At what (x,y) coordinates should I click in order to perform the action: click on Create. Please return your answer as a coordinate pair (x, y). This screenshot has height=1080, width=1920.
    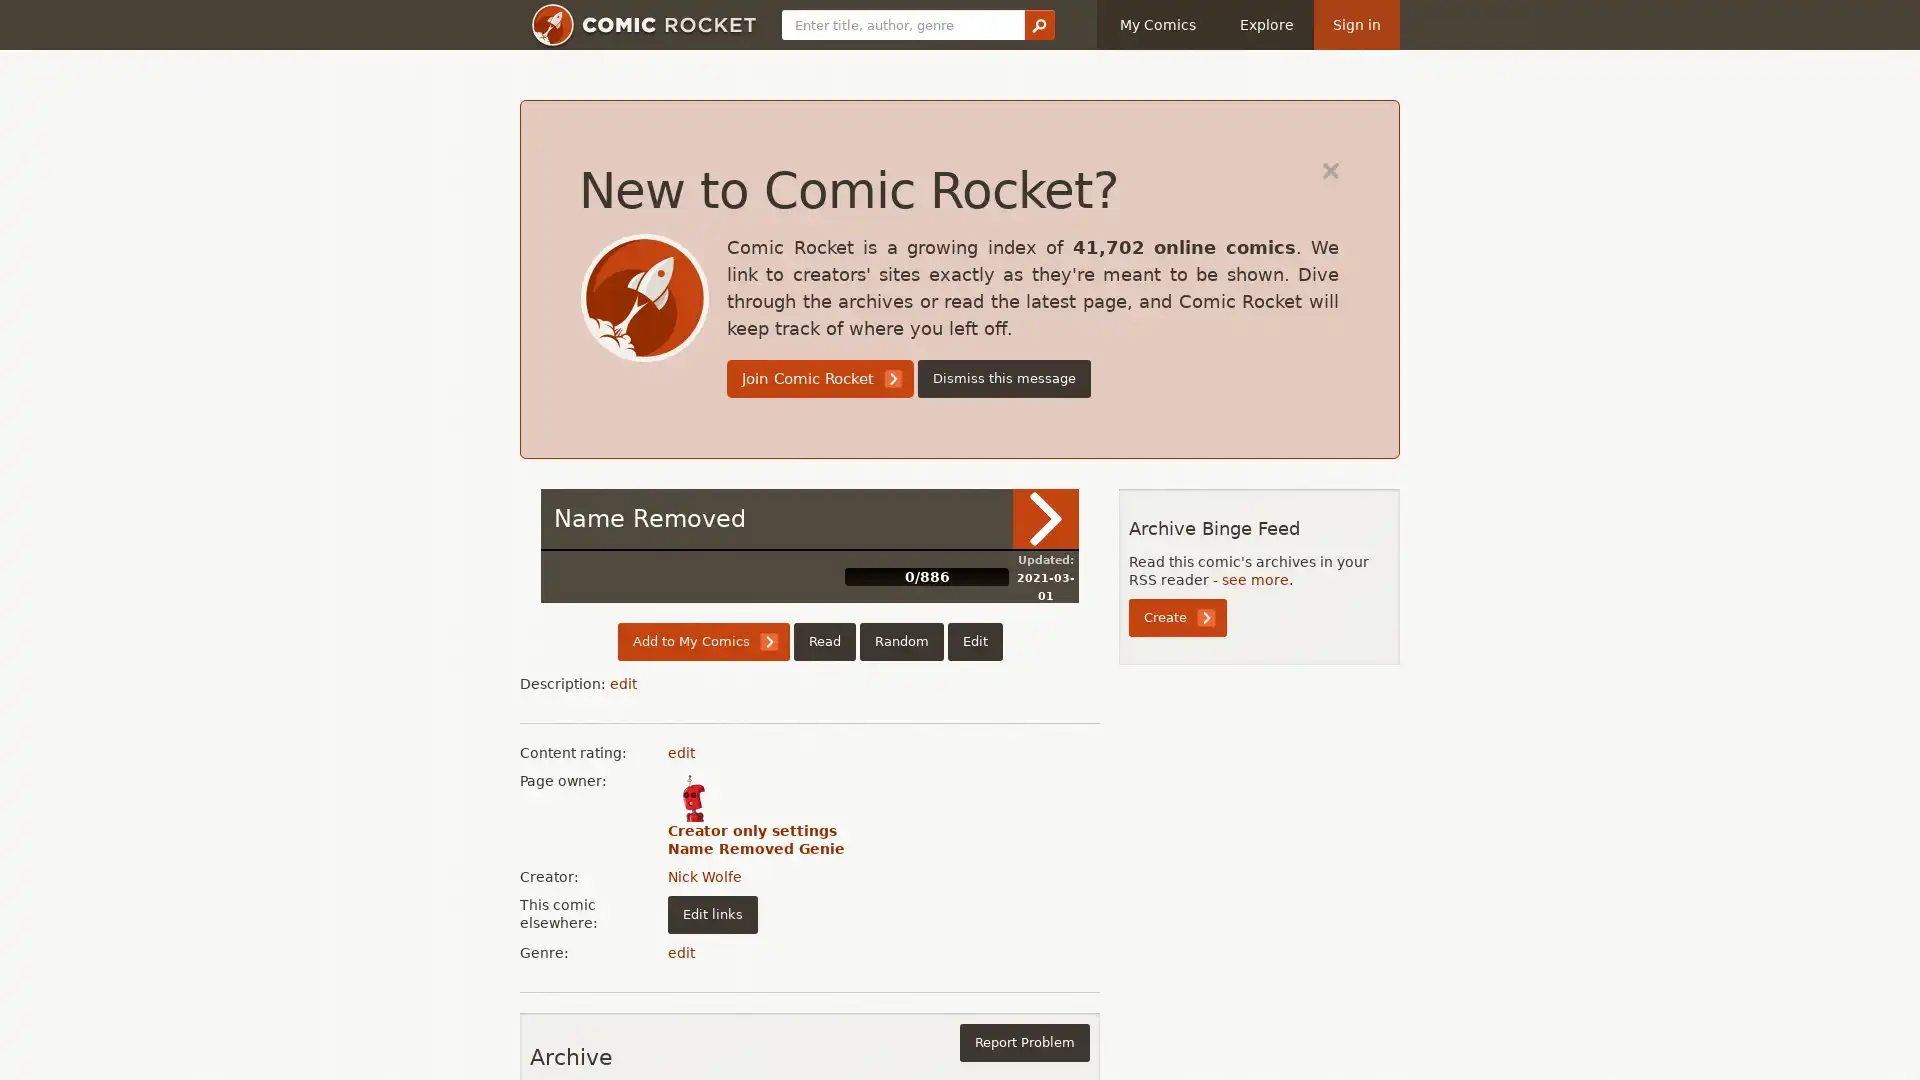
    Looking at the image, I should click on (1177, 616).